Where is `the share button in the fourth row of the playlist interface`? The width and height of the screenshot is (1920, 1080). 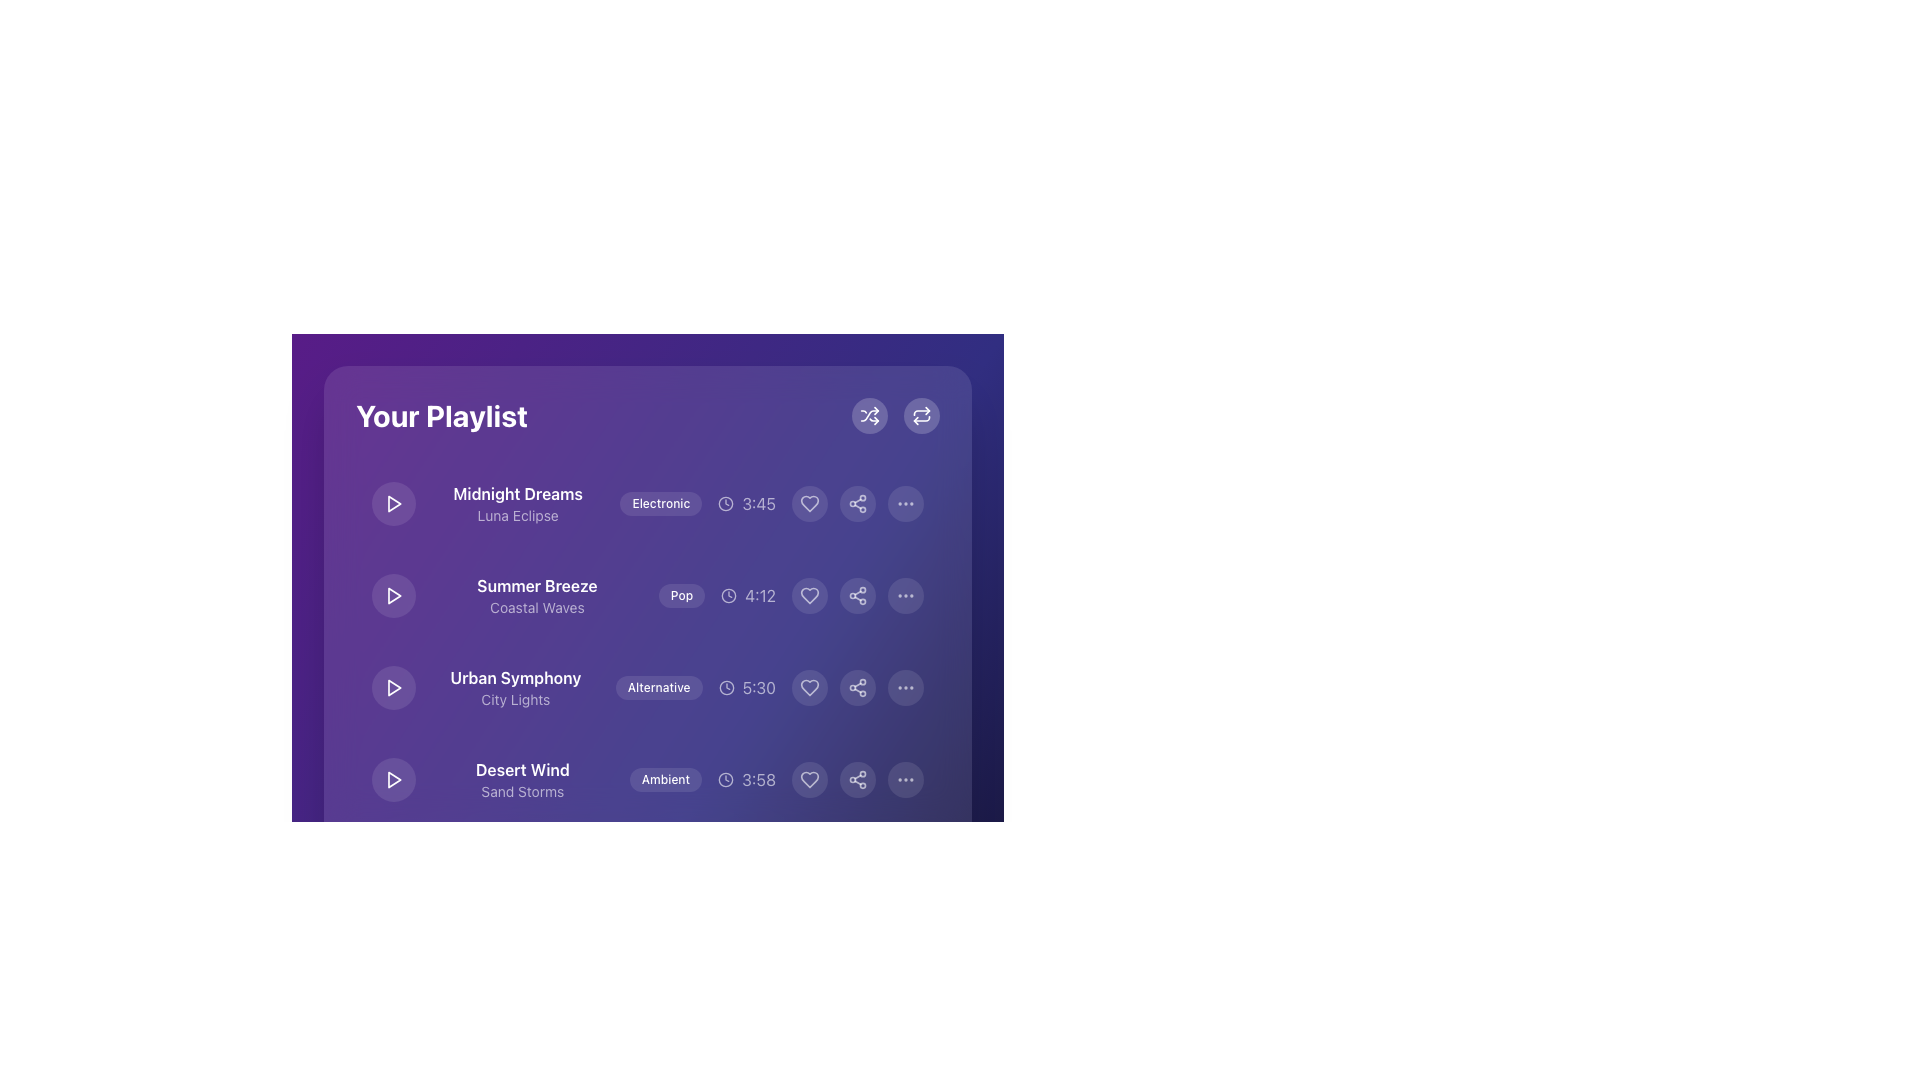
the share button in the fourth row of the playlist interface is located at coordinates (858, 778).